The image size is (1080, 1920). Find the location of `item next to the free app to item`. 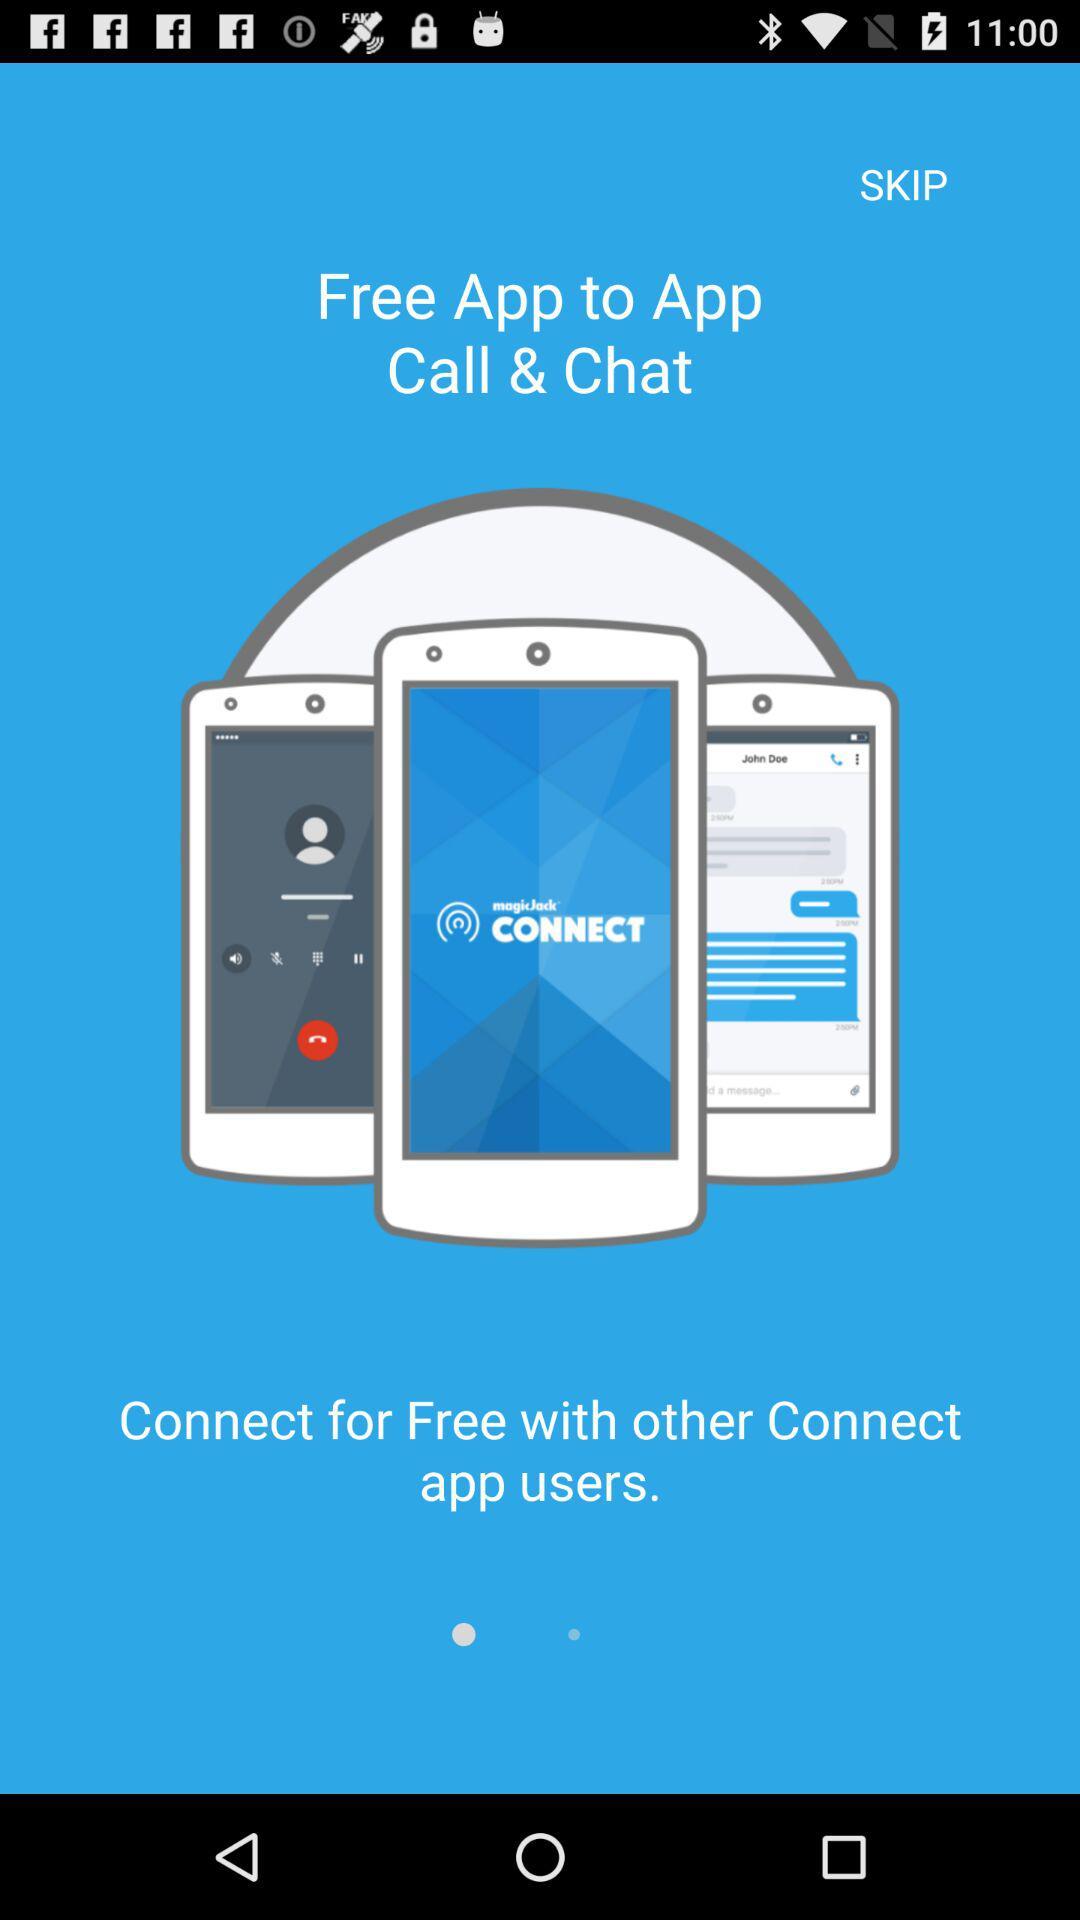

item next to the free app to item is located at coordinates (903, 156).